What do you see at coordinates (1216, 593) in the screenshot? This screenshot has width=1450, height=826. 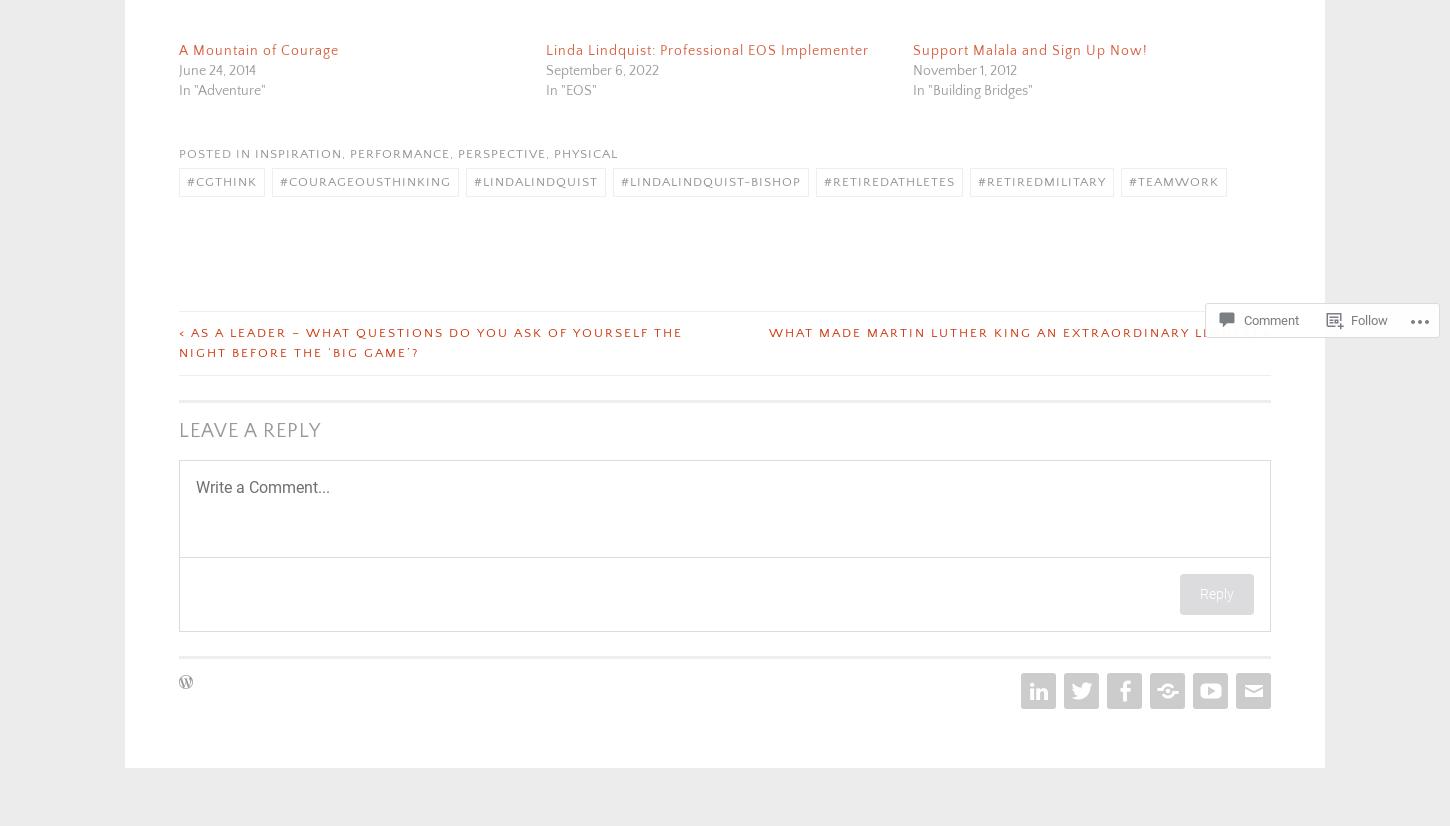 I see `'Reply'` at bounding box center [1216, 593].